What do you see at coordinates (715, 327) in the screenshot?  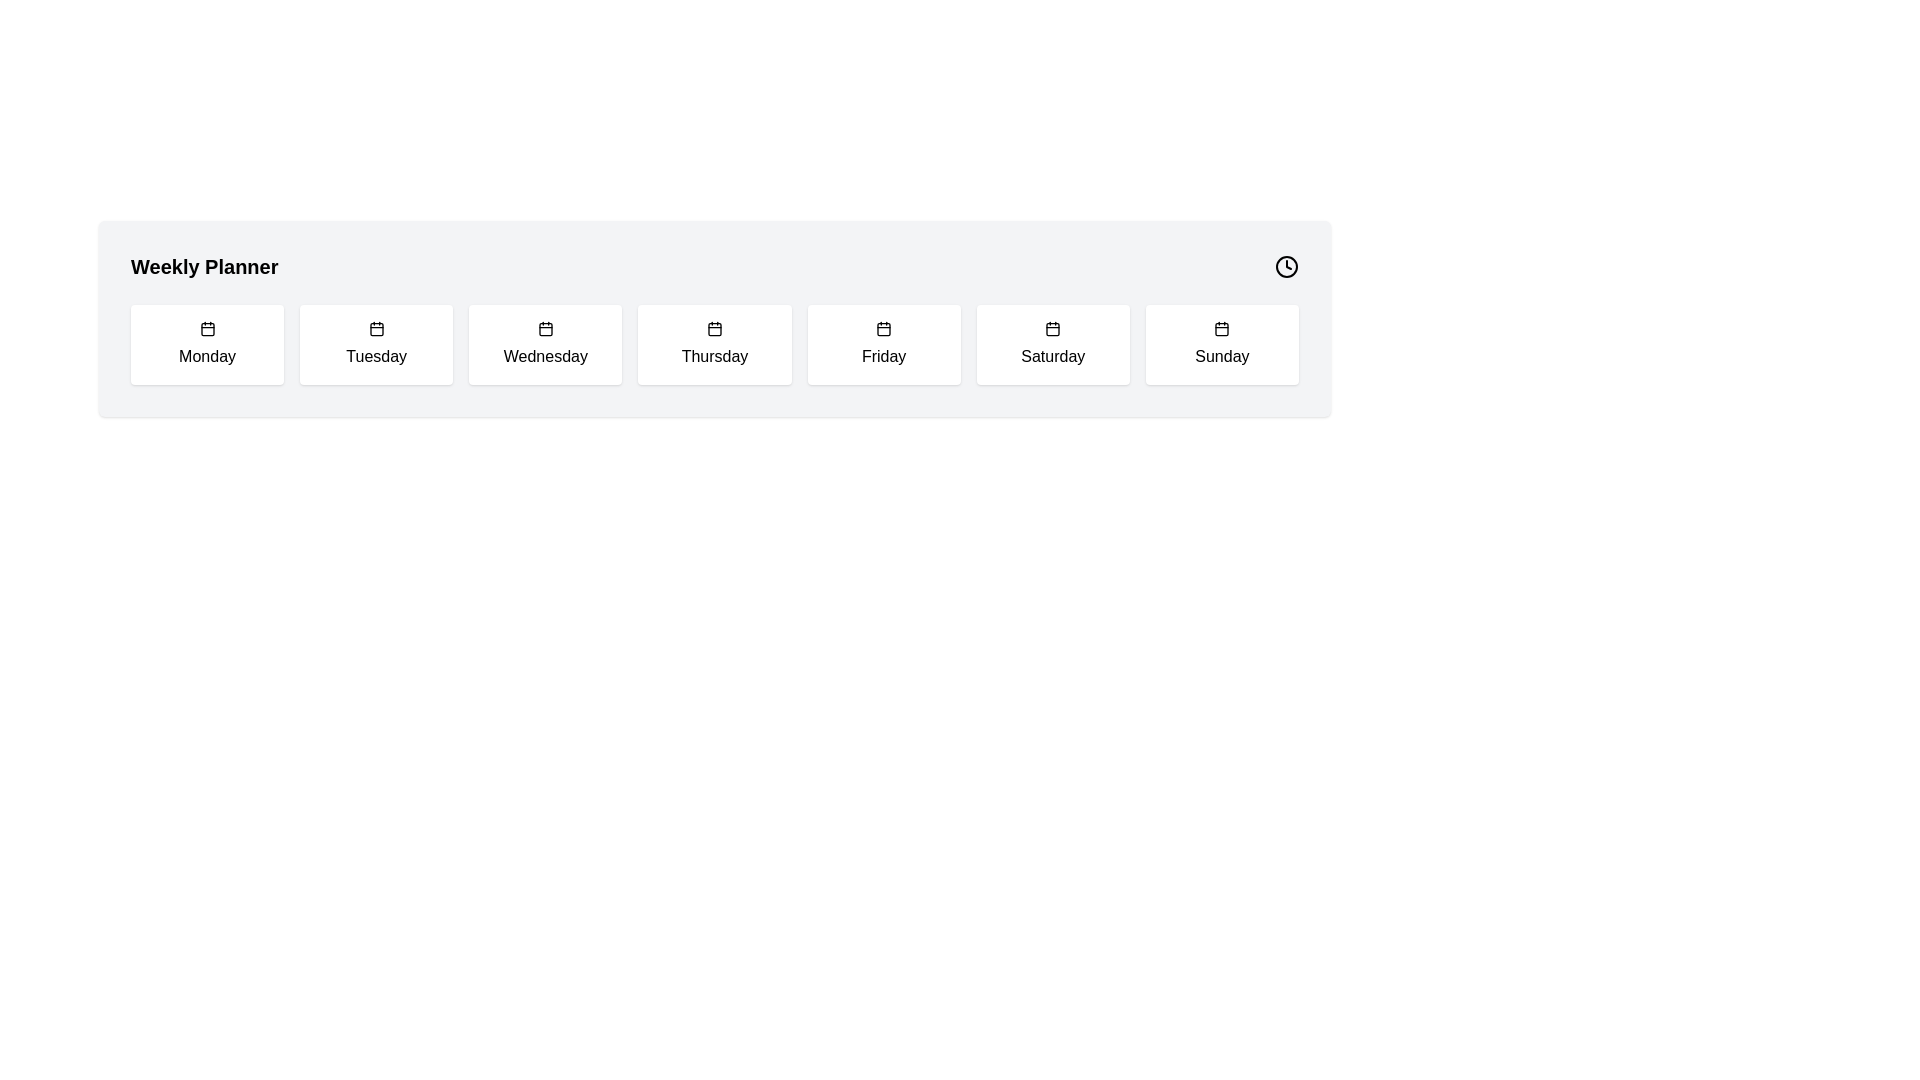 I see `the calendar icon located in the 'Thursday' section, which features a minimalistic black line design with a detachable month tab and grid-like structure` at bounding box center [715, 327].